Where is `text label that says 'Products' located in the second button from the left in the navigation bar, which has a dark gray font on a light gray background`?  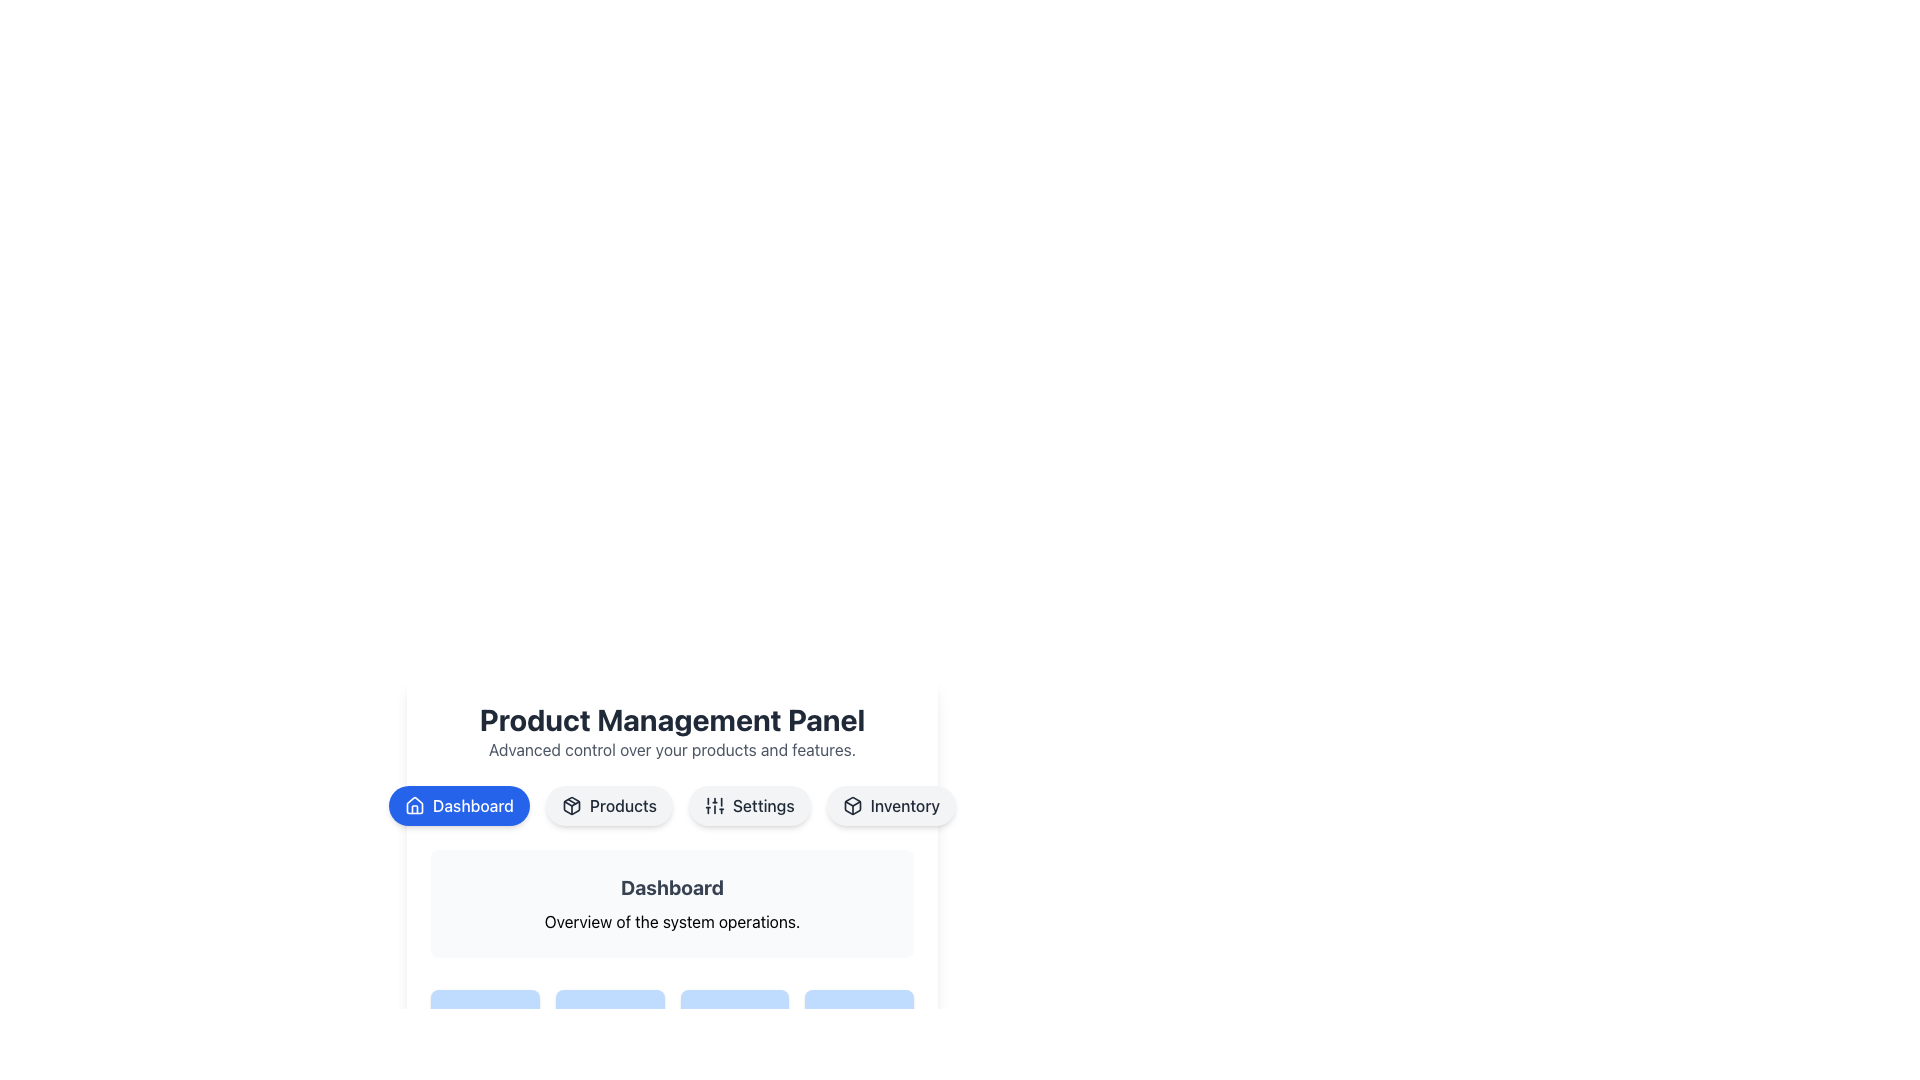 text label that says 'Products' located in the second button from the left in the navigation bar, which has a dark gray font on a light gray background is located at coordinates (622, 805).